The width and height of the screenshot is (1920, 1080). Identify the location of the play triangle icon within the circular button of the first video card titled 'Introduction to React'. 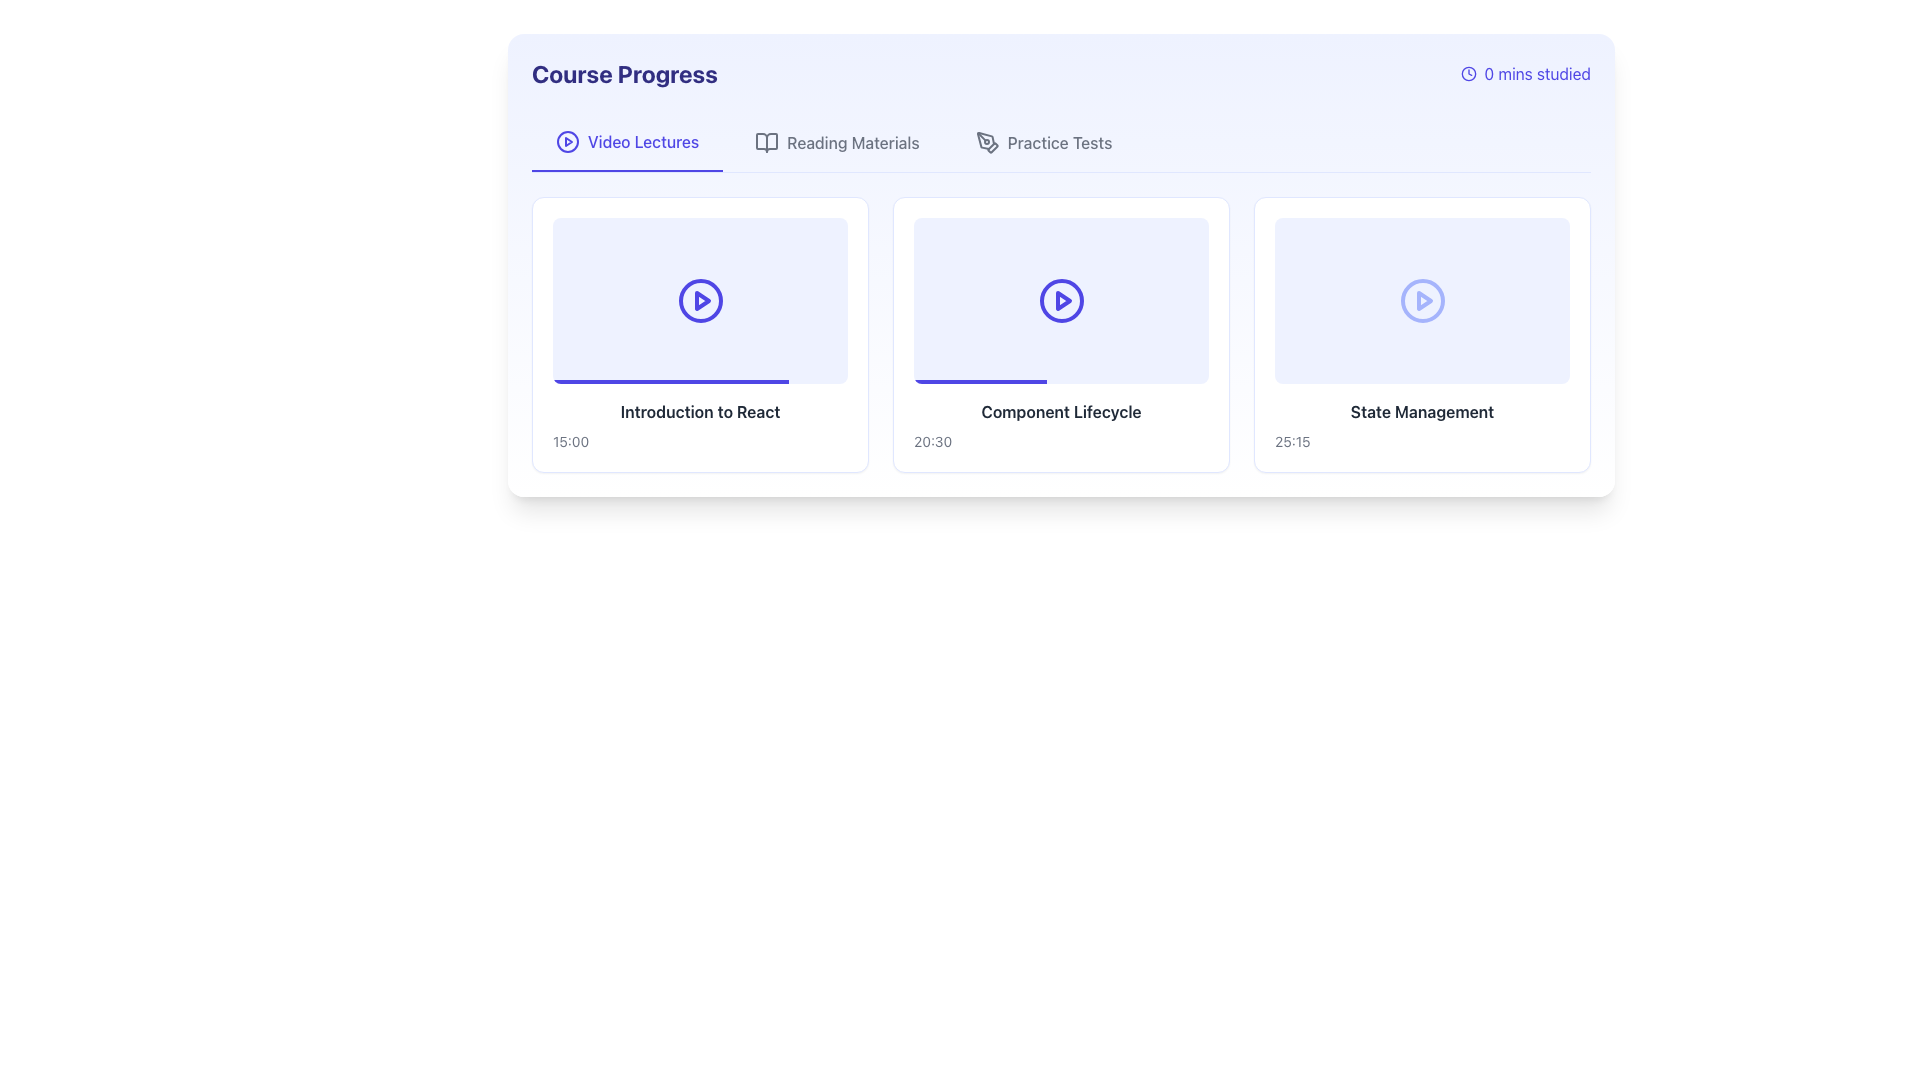
(702, 300).